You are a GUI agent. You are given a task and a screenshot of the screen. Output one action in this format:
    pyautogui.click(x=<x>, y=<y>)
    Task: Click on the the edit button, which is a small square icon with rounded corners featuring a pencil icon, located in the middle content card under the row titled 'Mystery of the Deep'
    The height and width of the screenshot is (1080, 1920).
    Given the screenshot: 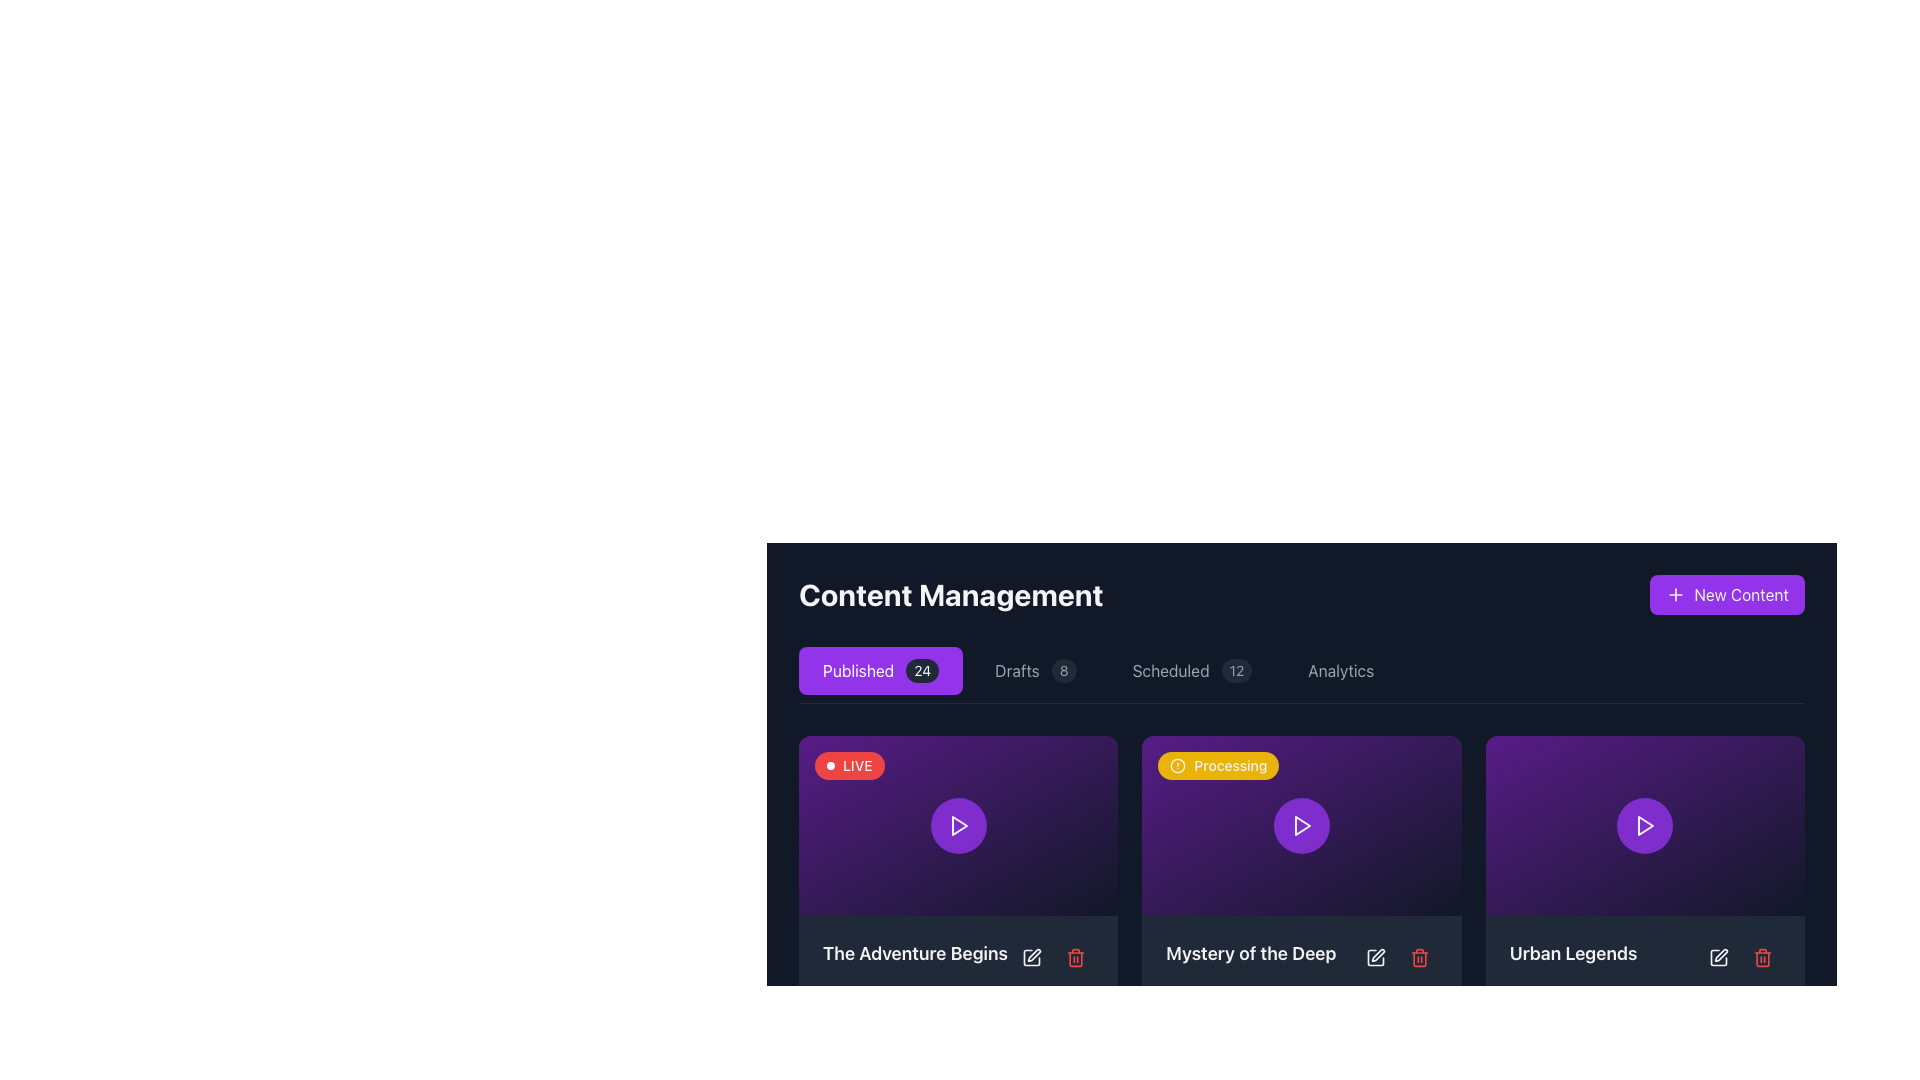 What is the action you would take?
    pyautogui.click(x=1374, y=956)
    